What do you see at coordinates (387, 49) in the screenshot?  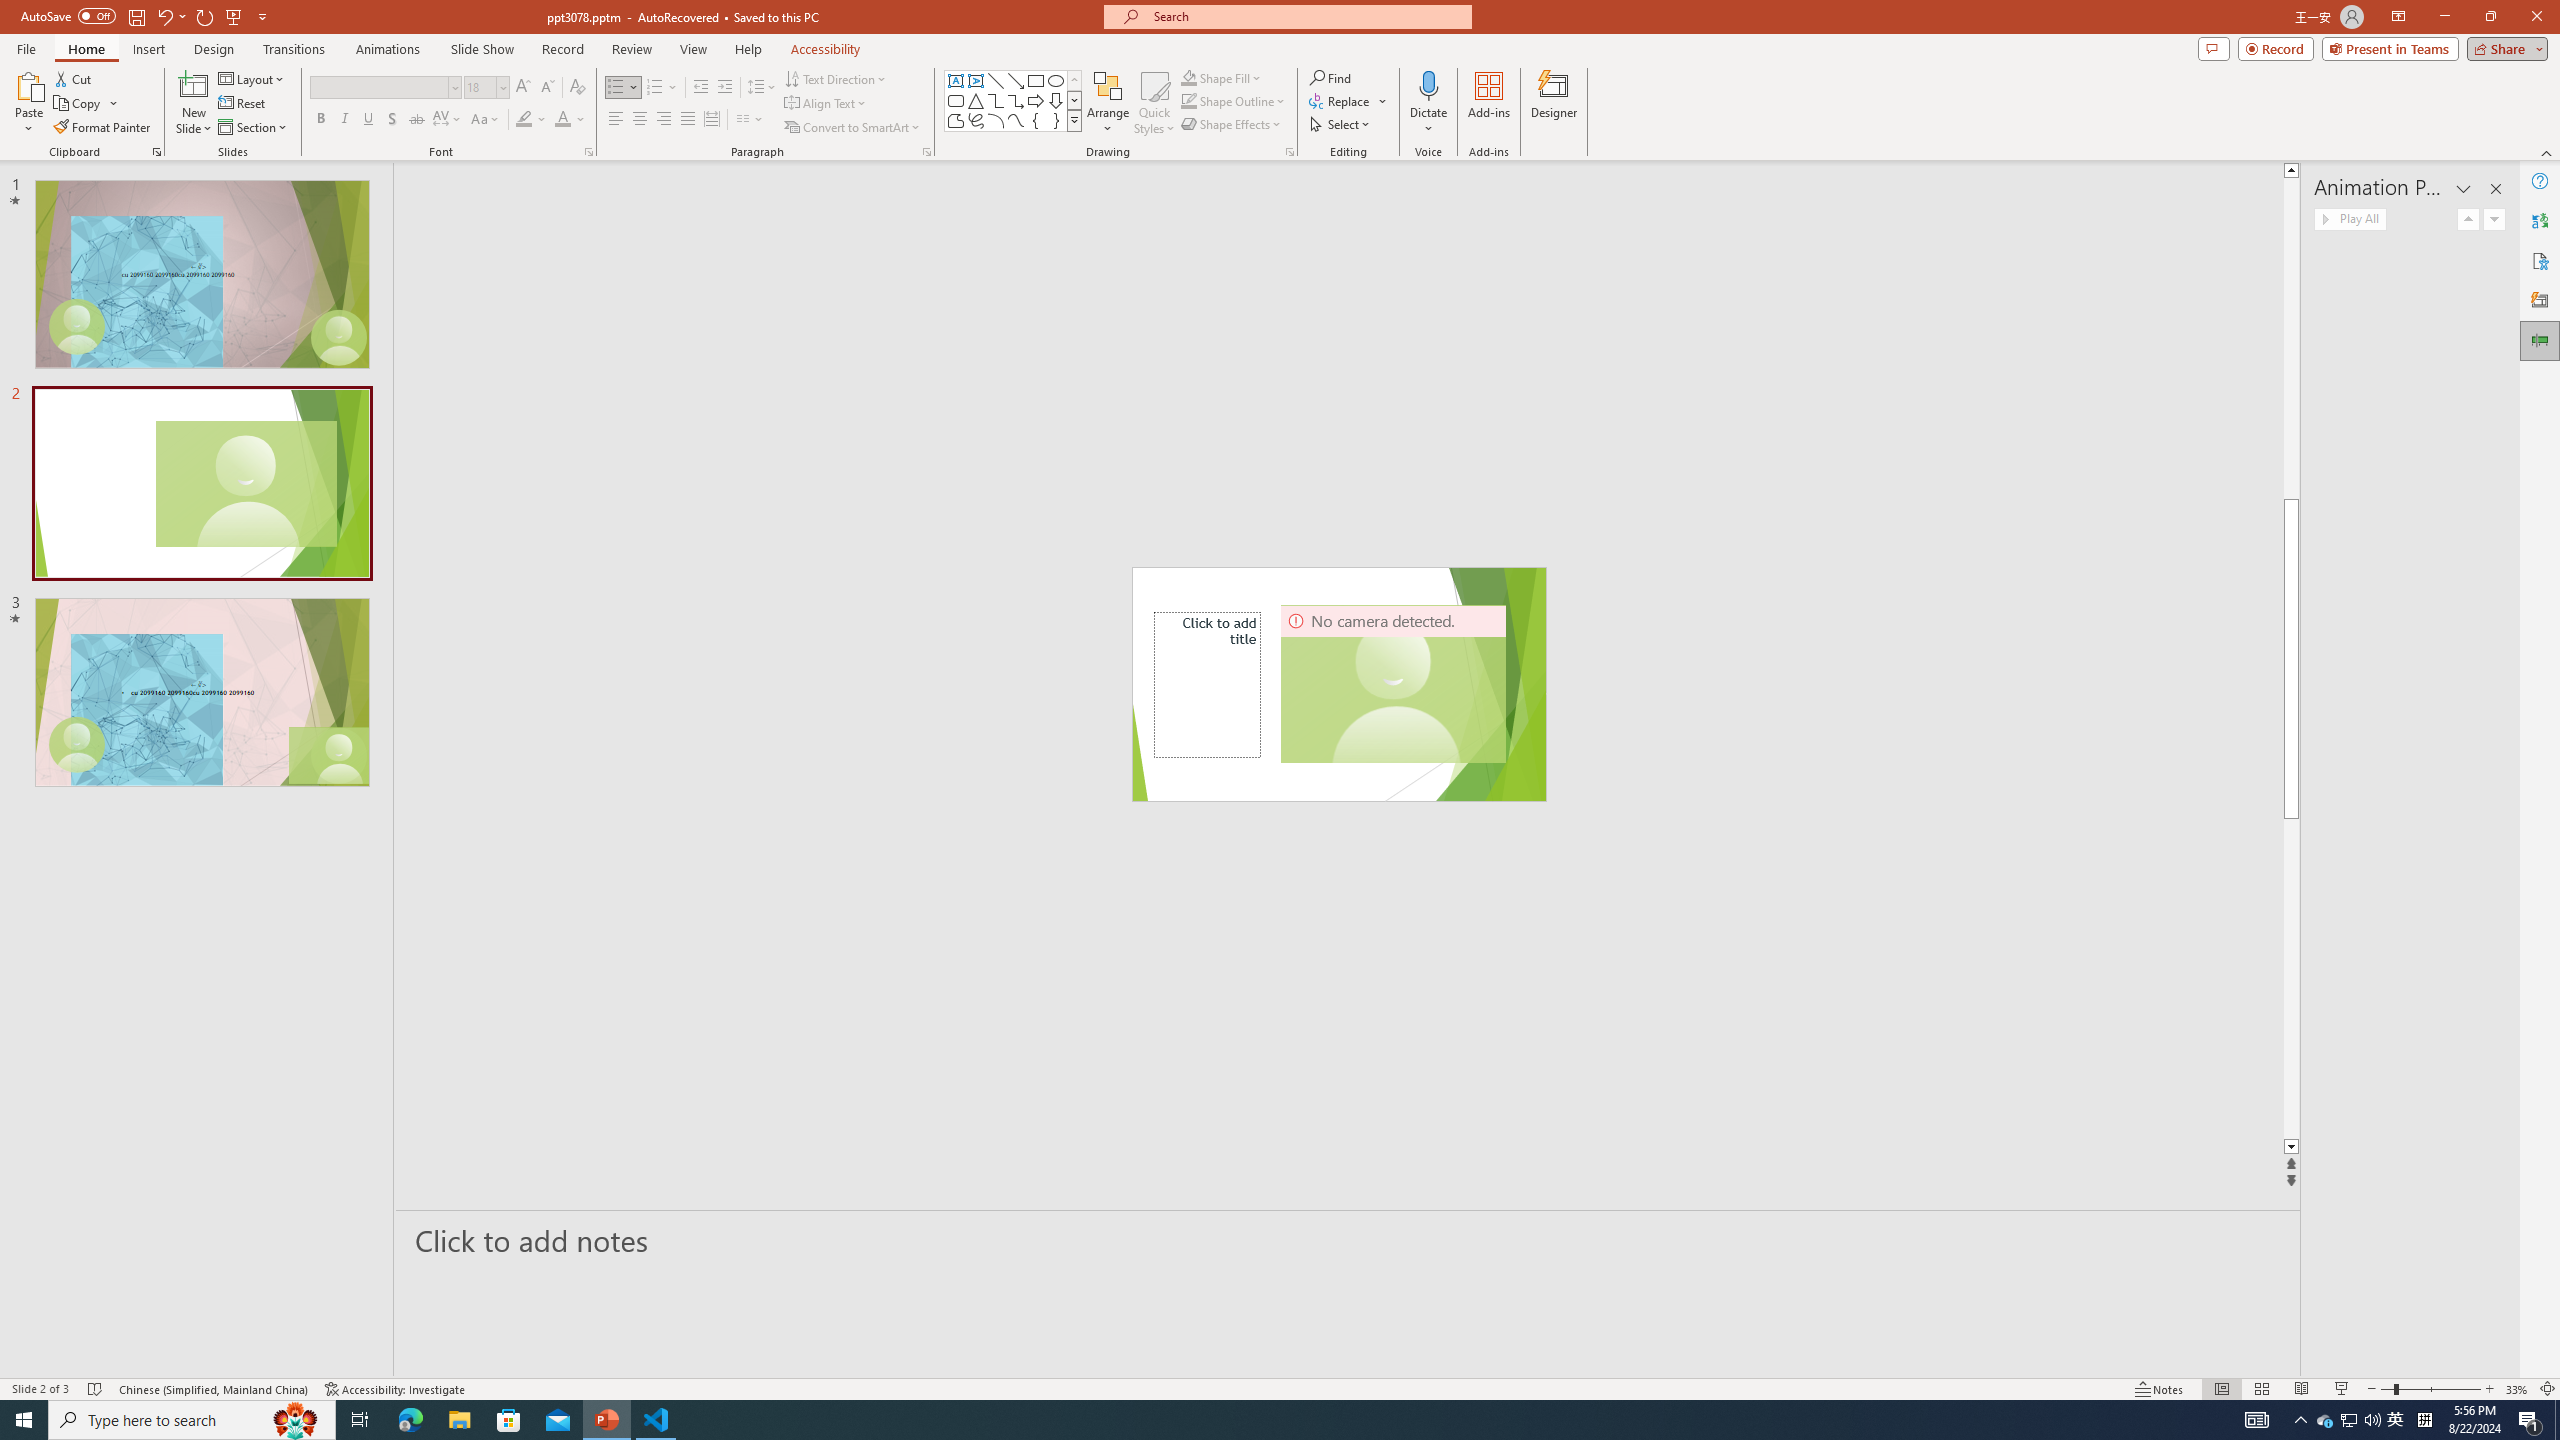 I see `'Animations'` at bounding box center [387, 49].